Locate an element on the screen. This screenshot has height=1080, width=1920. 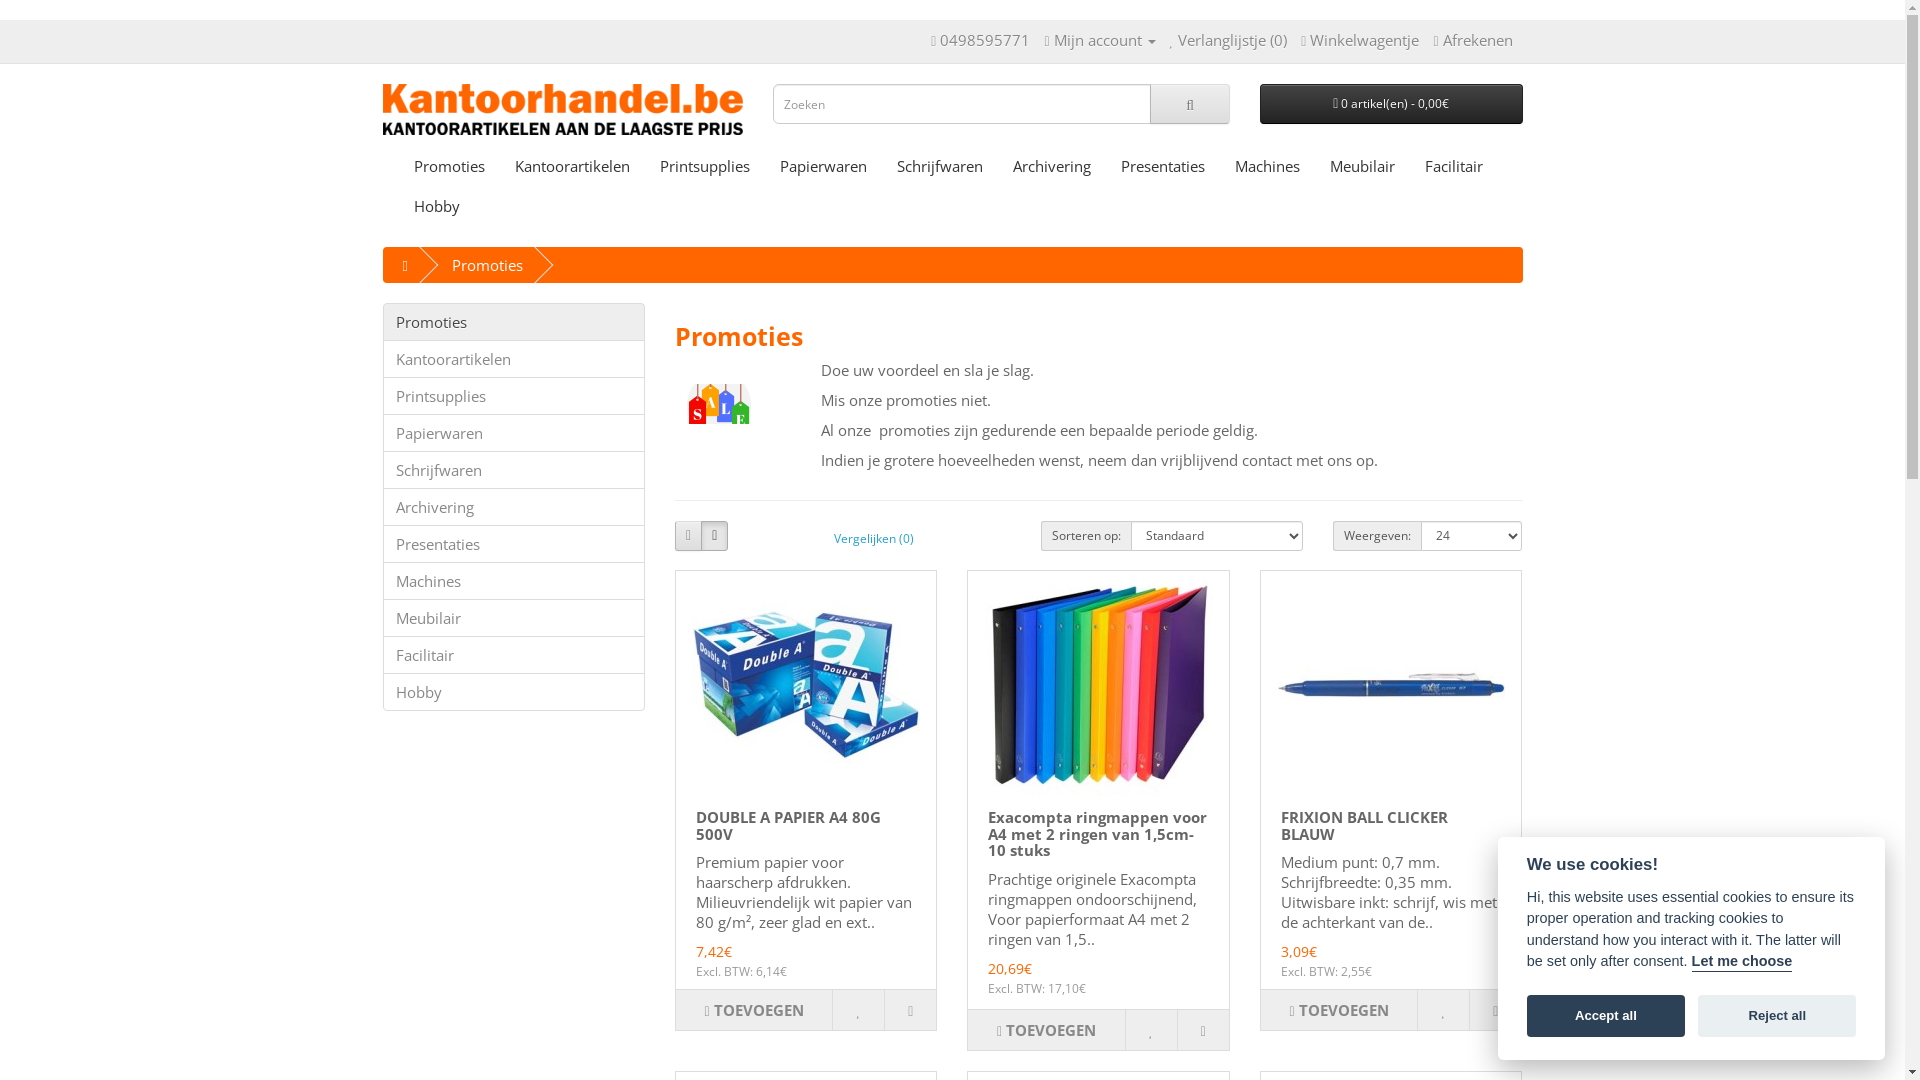
'Schrijfwaren' is located at coordinates (513, 470).